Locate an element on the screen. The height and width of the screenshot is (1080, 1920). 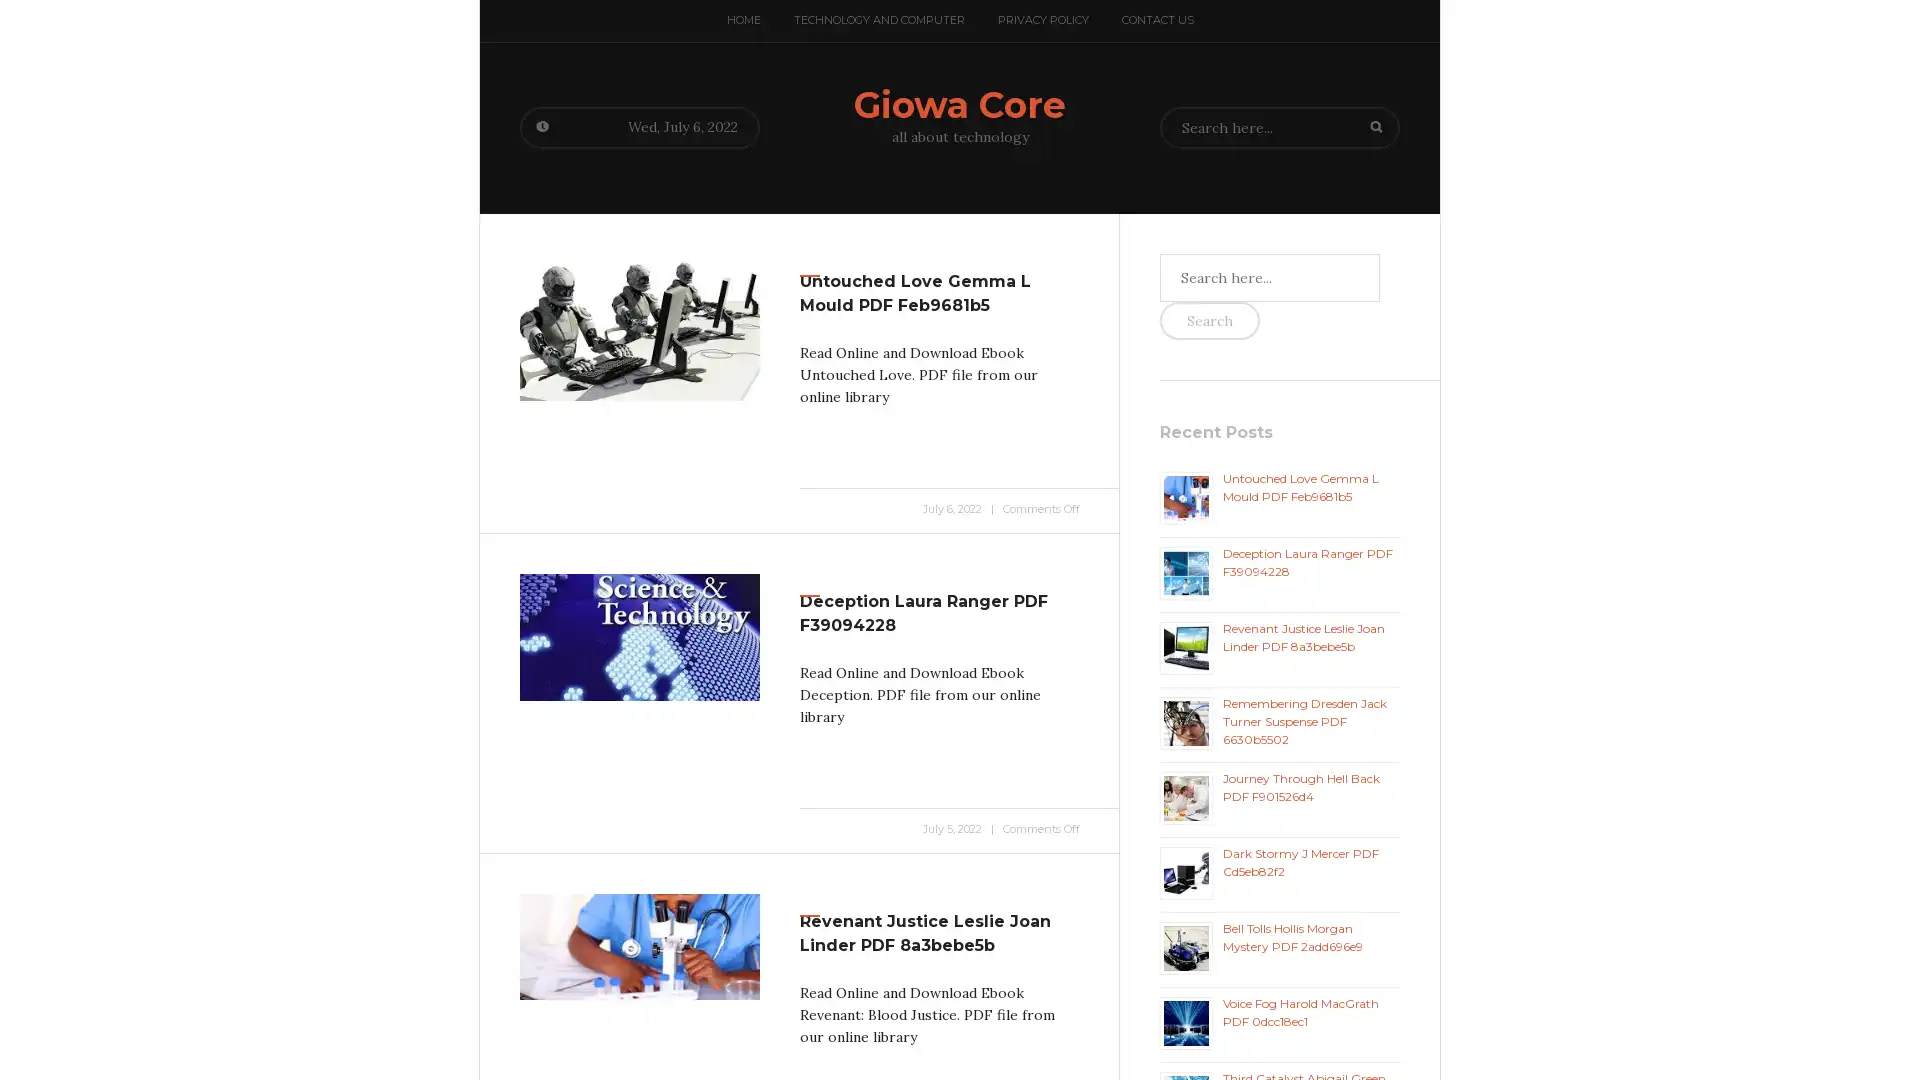
Search is located at coordinates (1358, 127).